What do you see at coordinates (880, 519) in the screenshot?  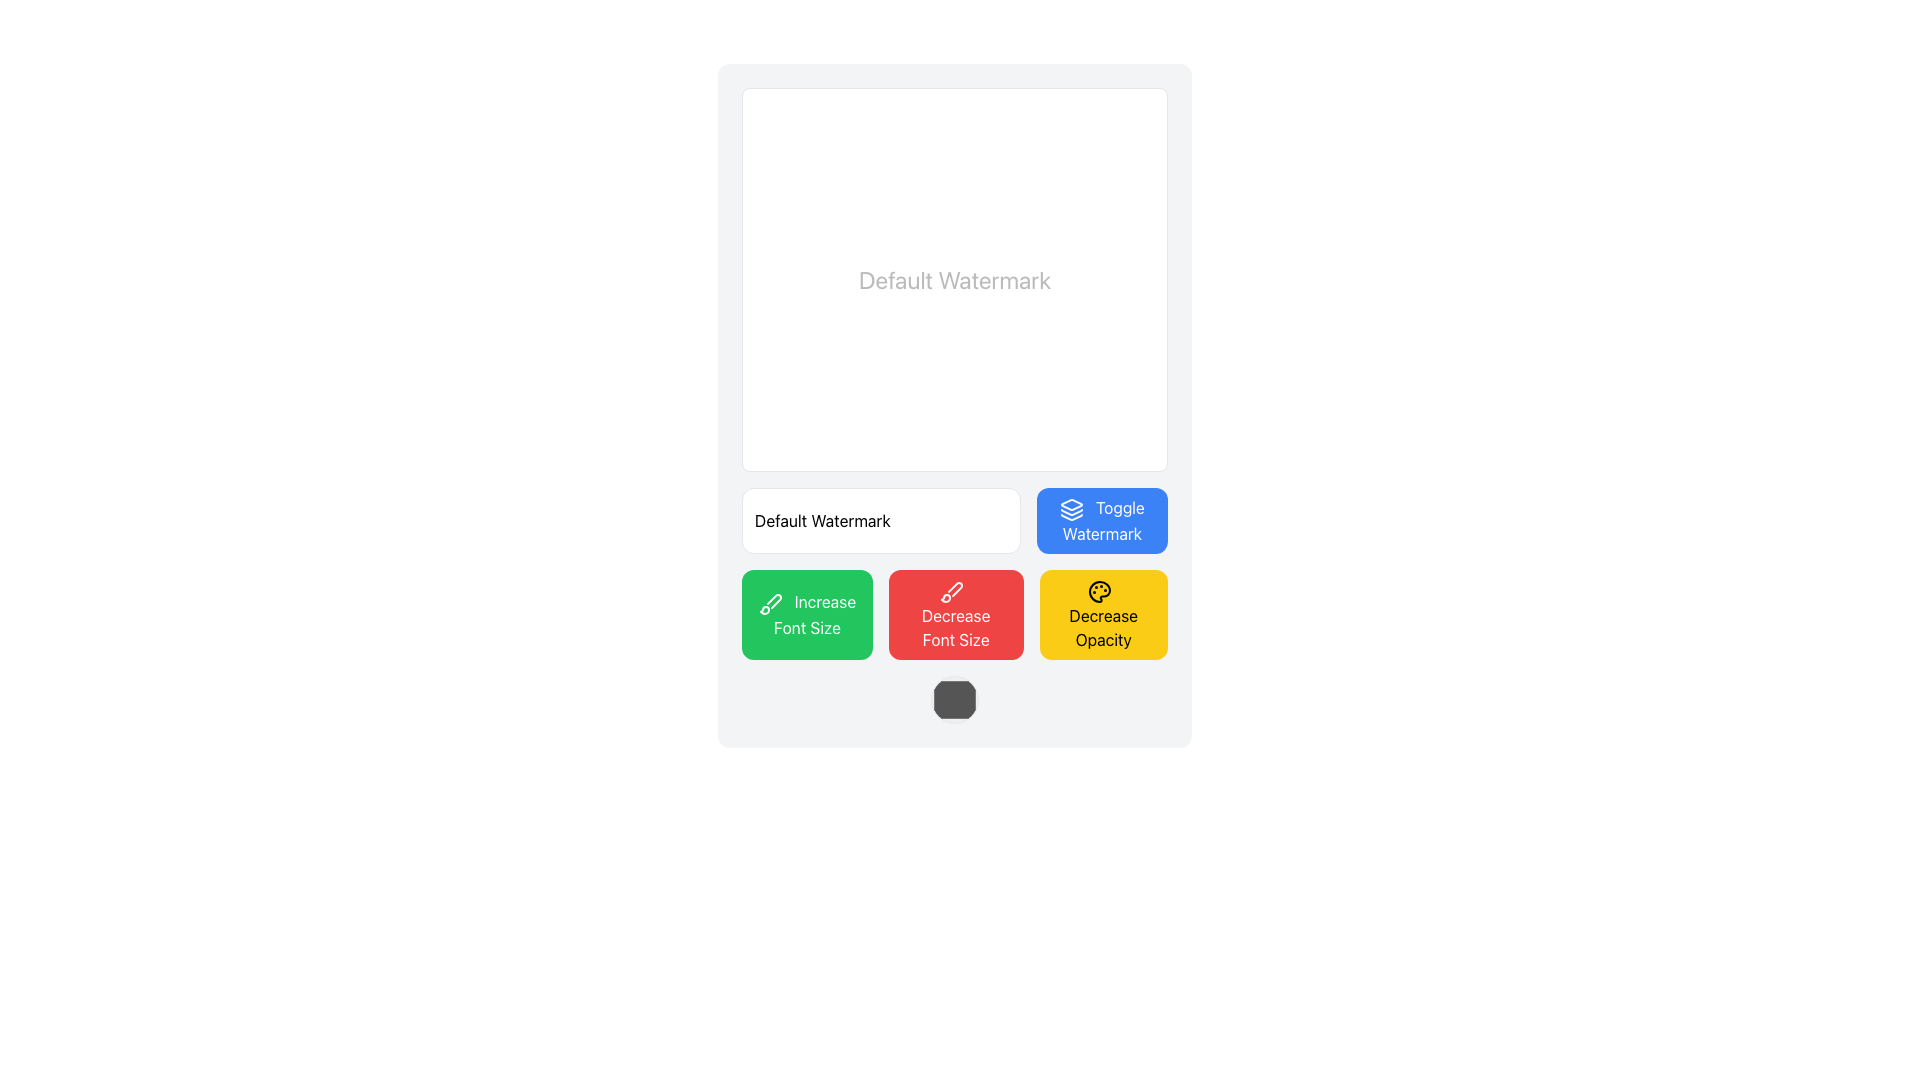 I see `the text input field used for entering or editing the watermark text to focus and enable typing` at bounding box center [880, 519].